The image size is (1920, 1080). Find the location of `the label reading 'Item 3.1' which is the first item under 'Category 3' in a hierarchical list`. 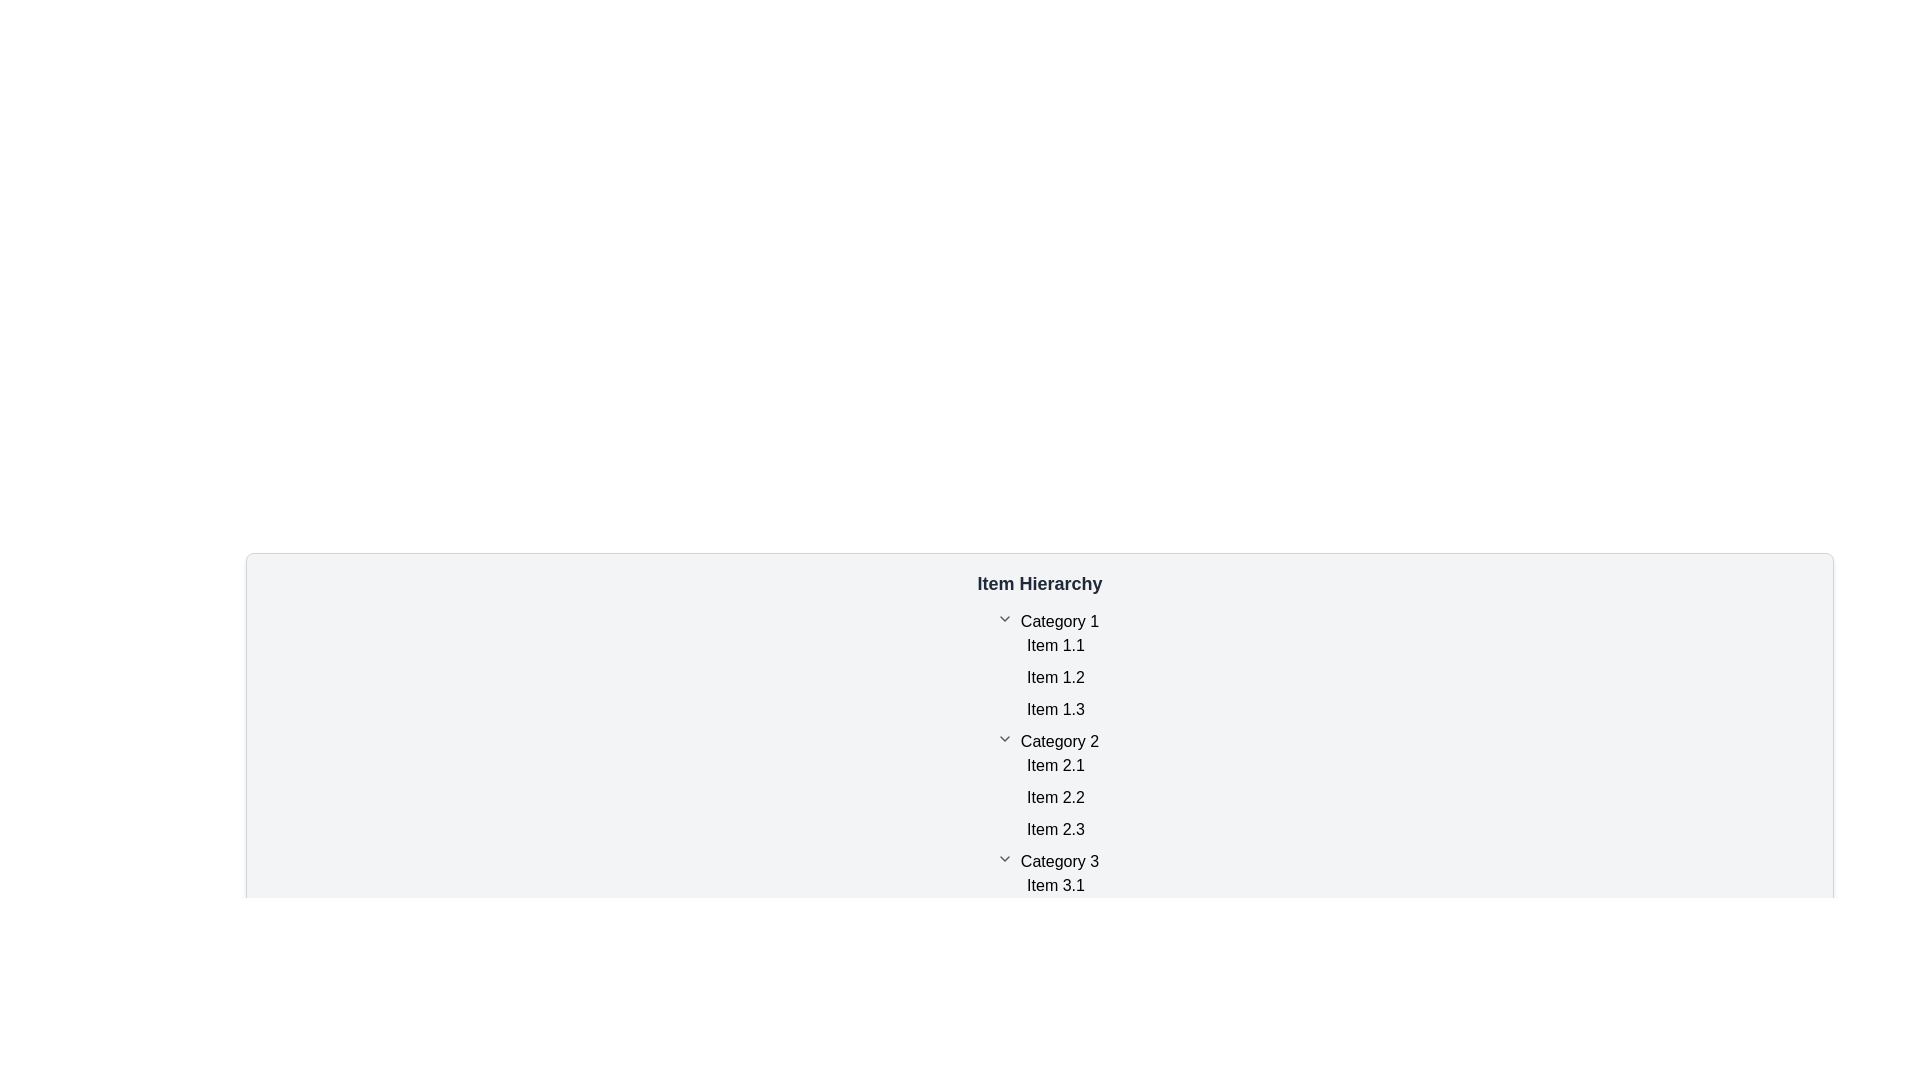

the label reading 'Item 3.1' which is the first item under 'Category 3' in a hierarchical list is located at coordinates (1055, 883).